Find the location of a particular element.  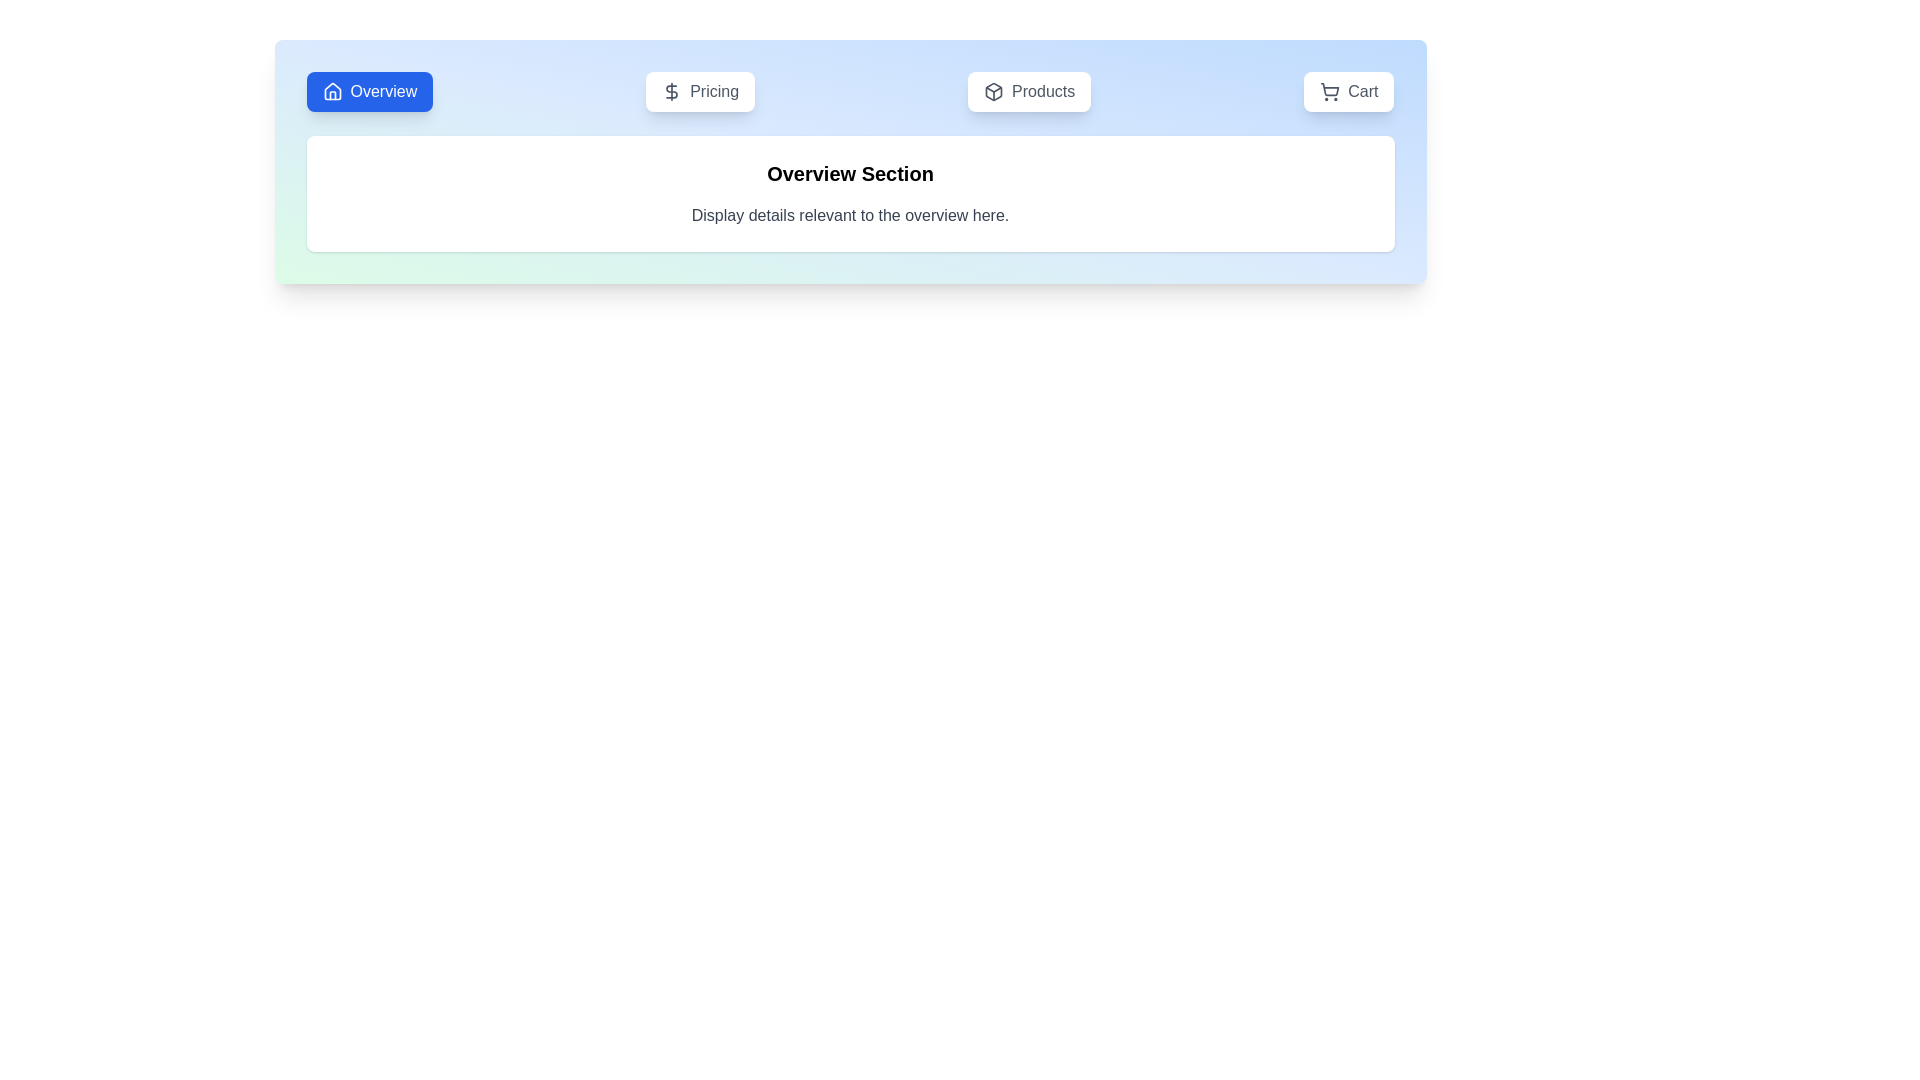

the button labeled Products is located at coordinates (1029, 92).